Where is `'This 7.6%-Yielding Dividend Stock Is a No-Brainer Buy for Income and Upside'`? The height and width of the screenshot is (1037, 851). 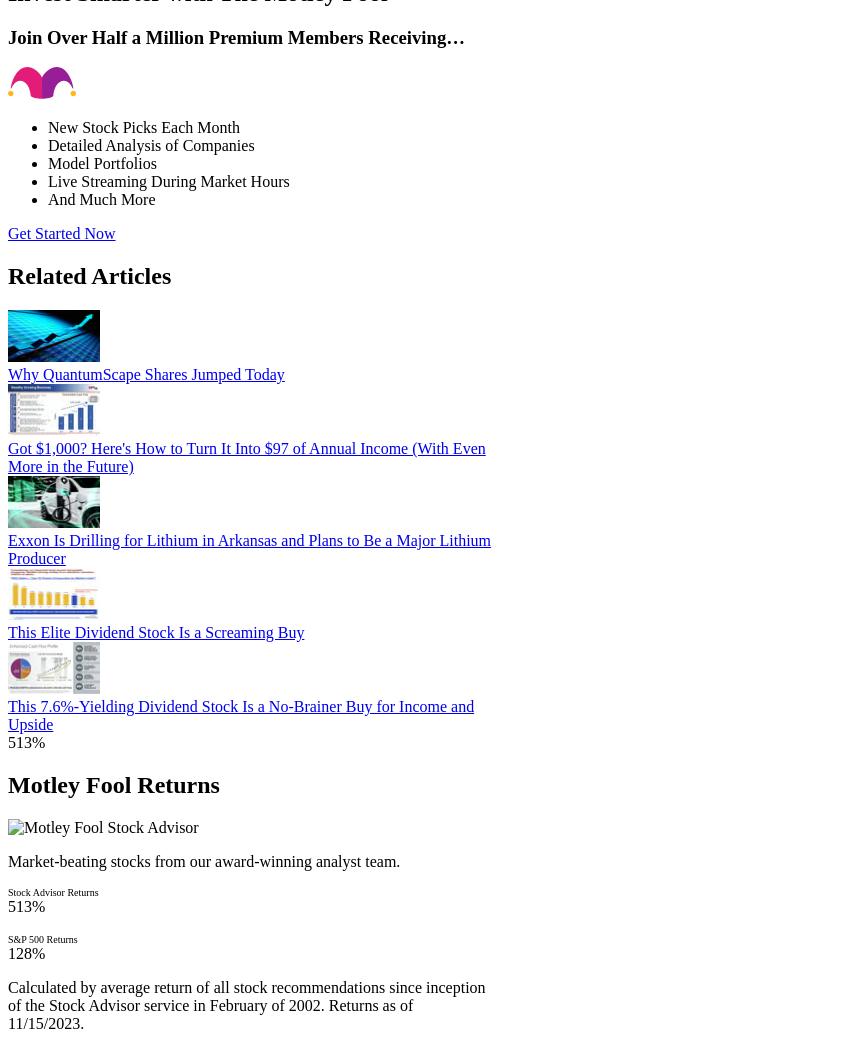
'This 7.6%-Yielding Dividend Stock Is a No-Brainer Buy for Income and Upside' is located at coordinates (240, 715).